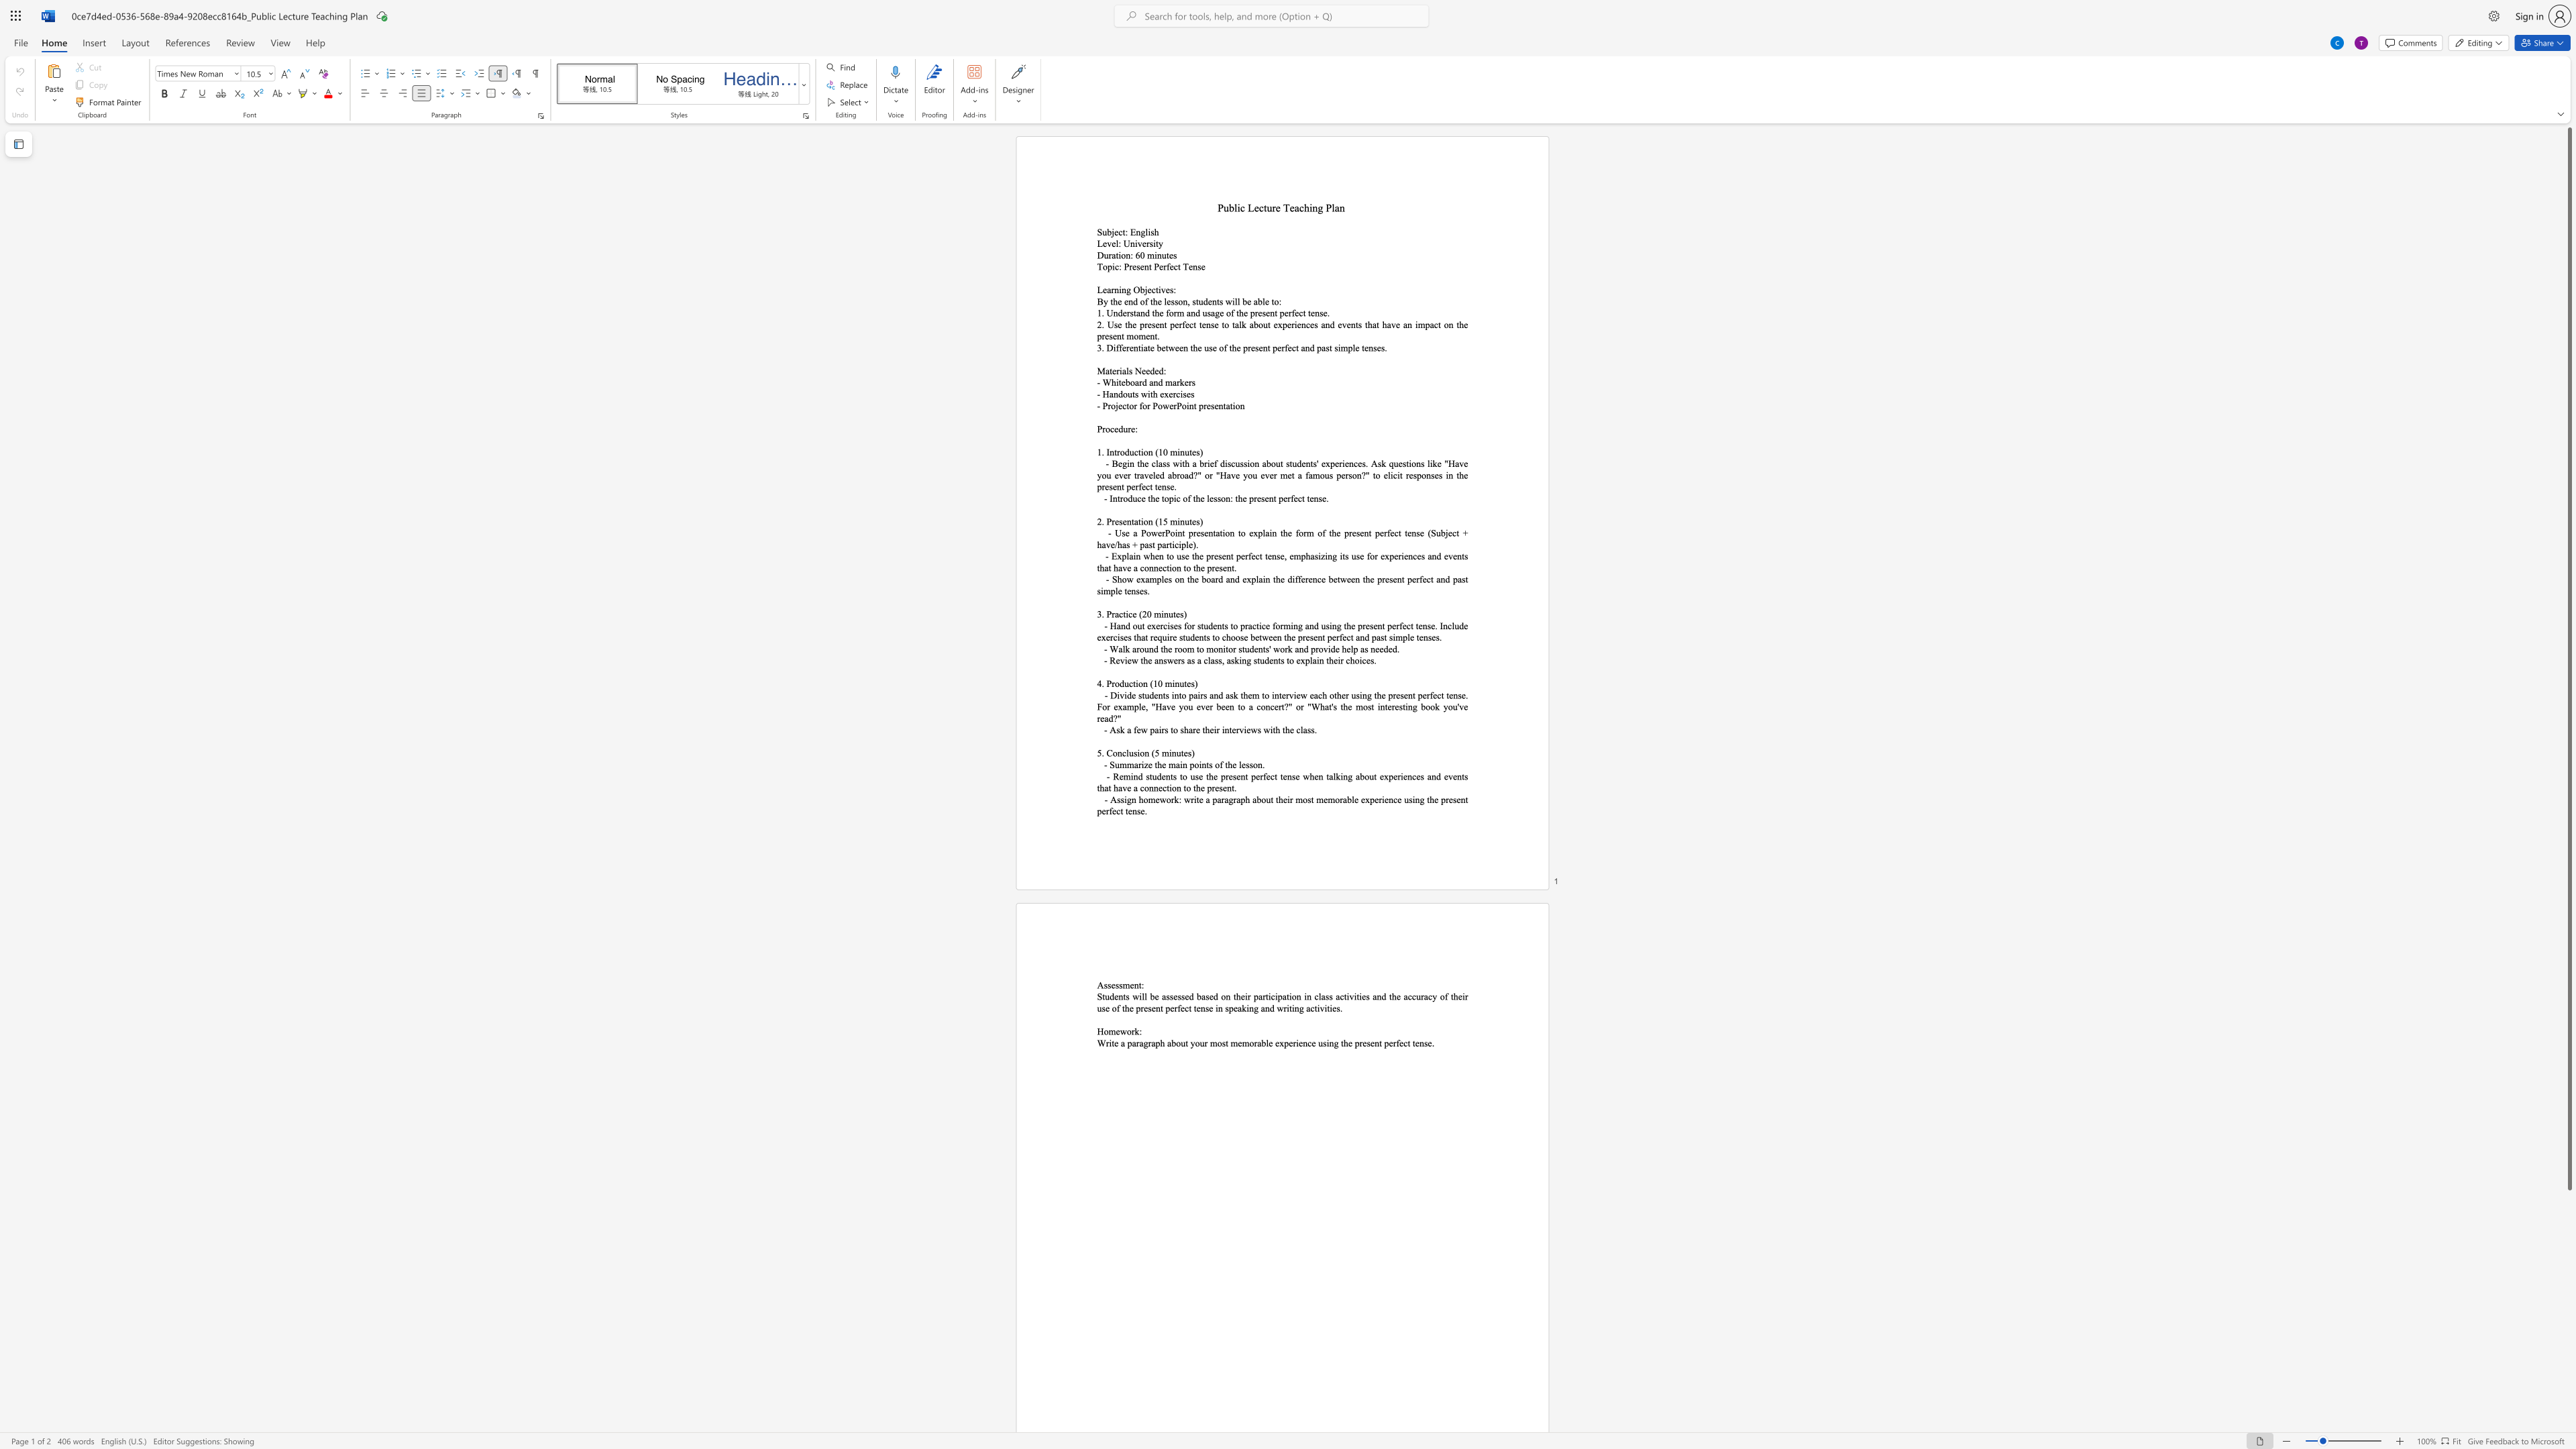 This screenshot has width=2576, height=1449. I want to click on the space between the continuous character "r" and "e" in the text, so click(1130, 427).